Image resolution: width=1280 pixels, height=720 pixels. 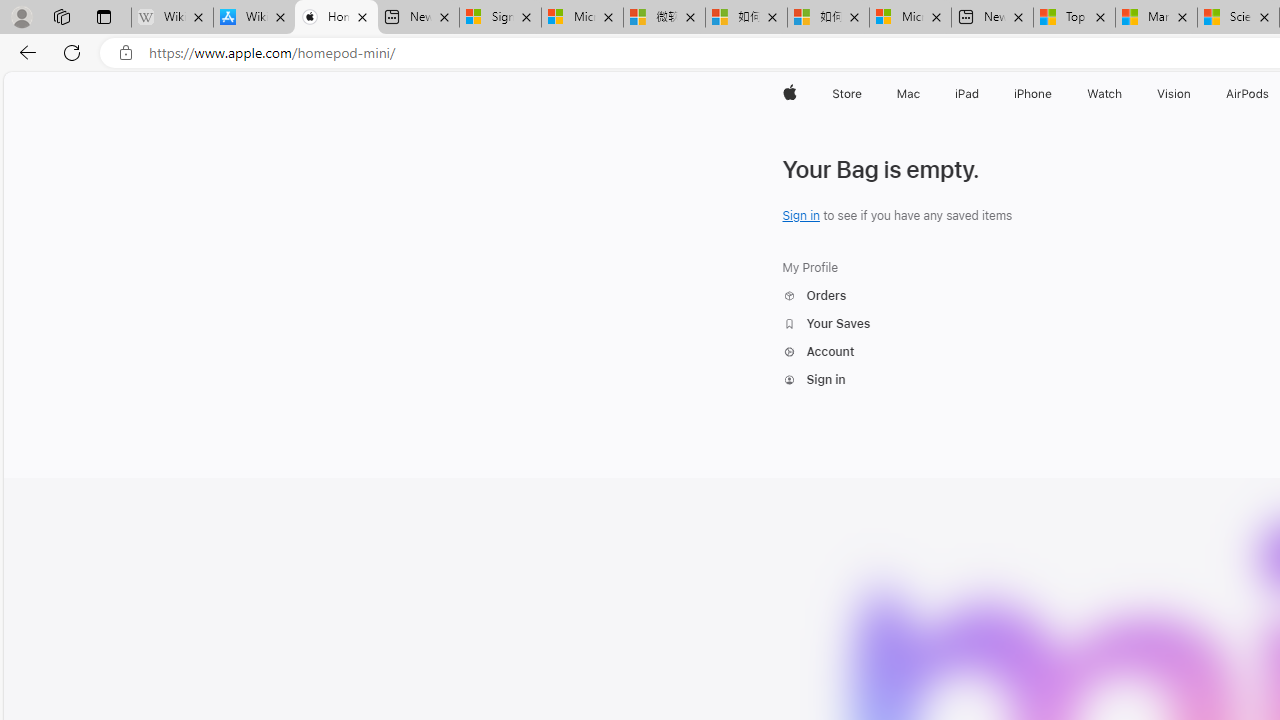 What do you see at coordinates (826, 350) in the screenshot?
I see `'Account'` at bounding box center [826, 350].